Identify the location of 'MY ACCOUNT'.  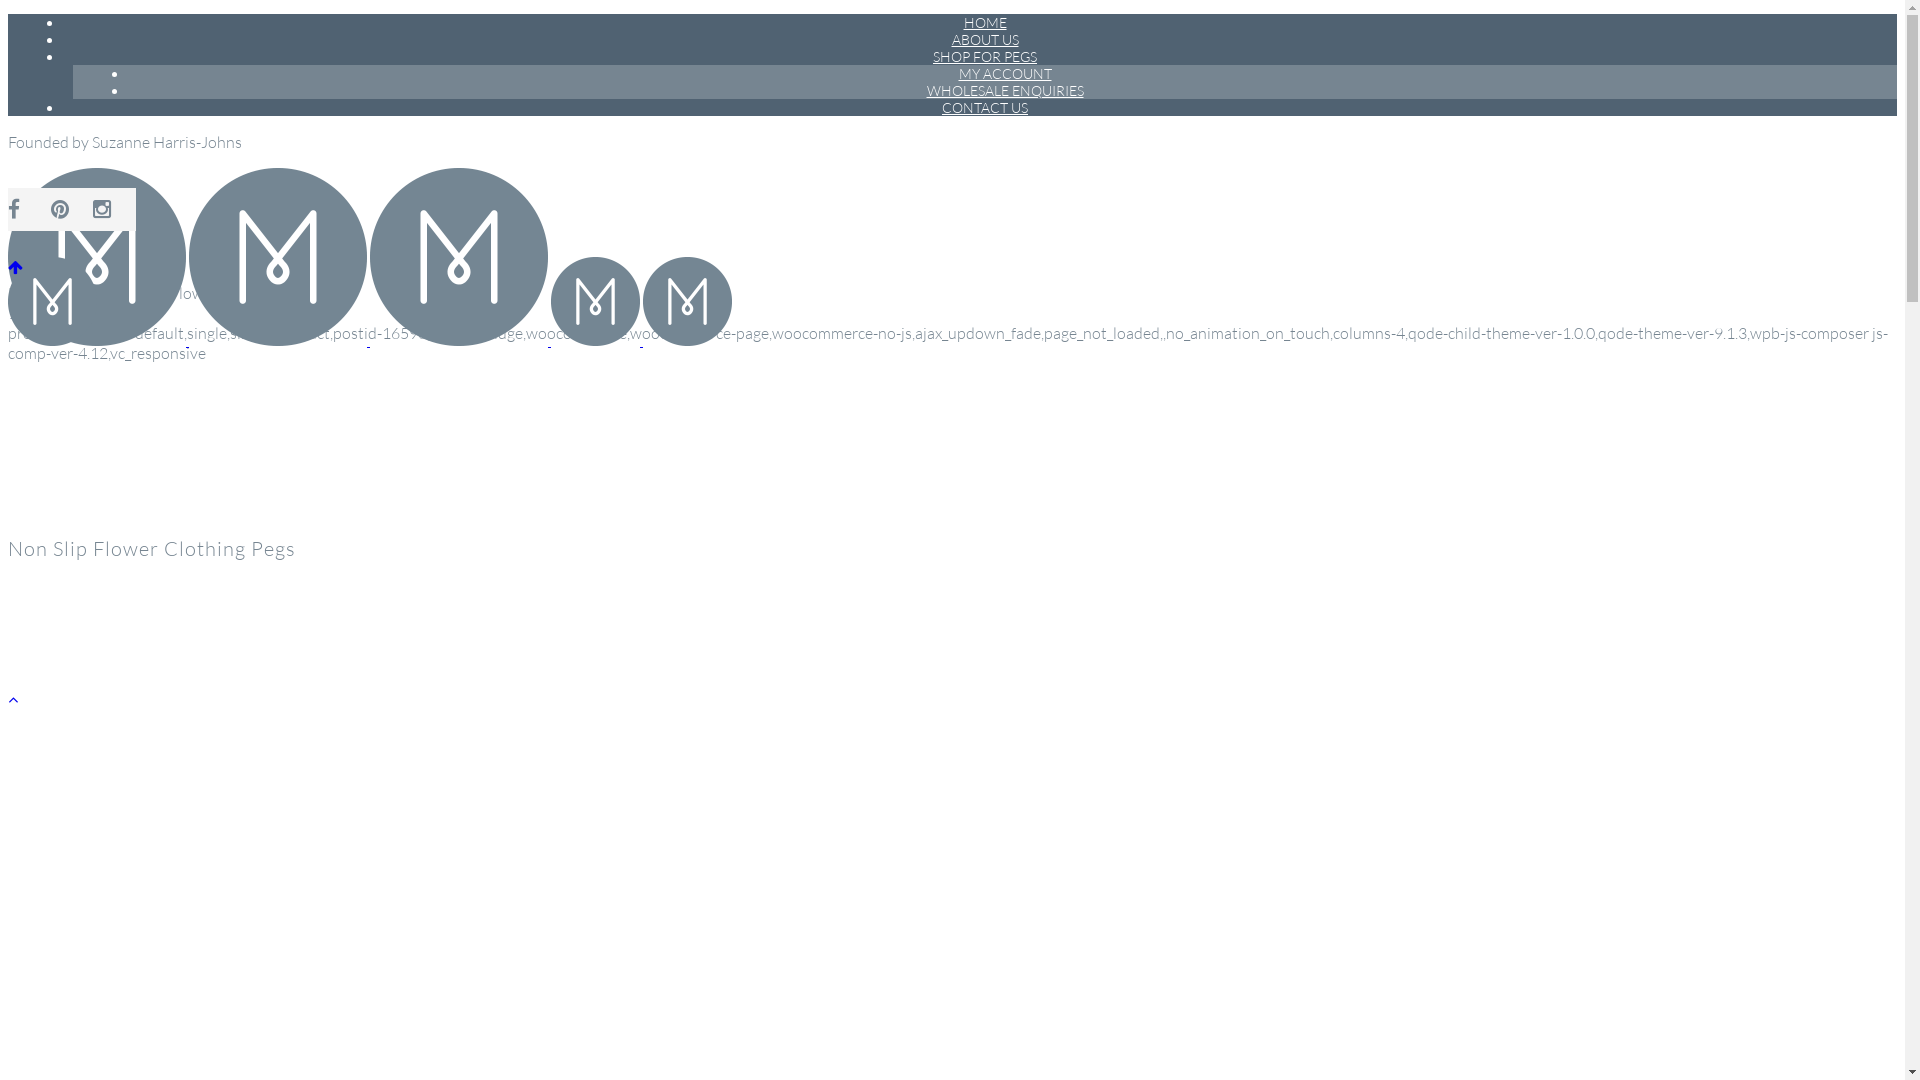
(943, 72).